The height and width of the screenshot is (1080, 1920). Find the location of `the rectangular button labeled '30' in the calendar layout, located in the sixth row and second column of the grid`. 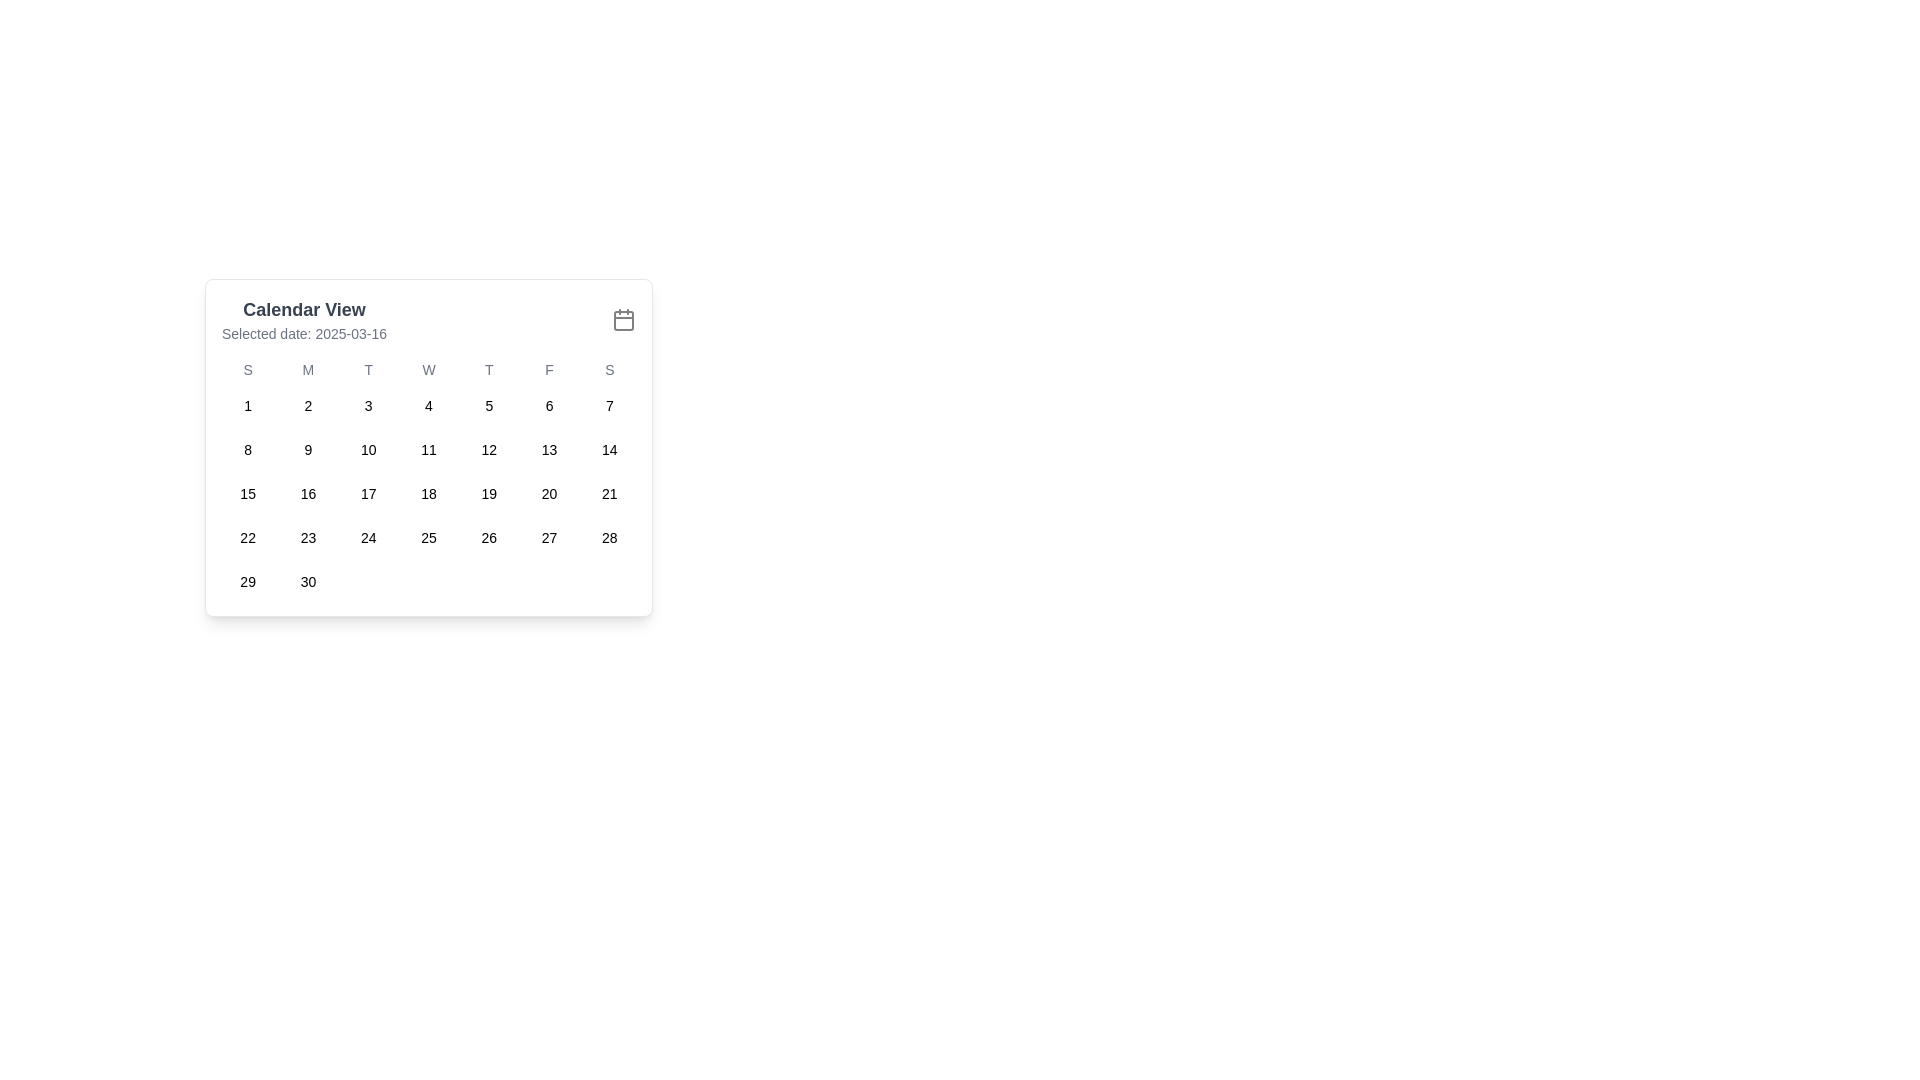

the rectangular button labeled '30' in the calendar layout, located in the sixth row and second column of the grid is located at coordinates (307, 582).